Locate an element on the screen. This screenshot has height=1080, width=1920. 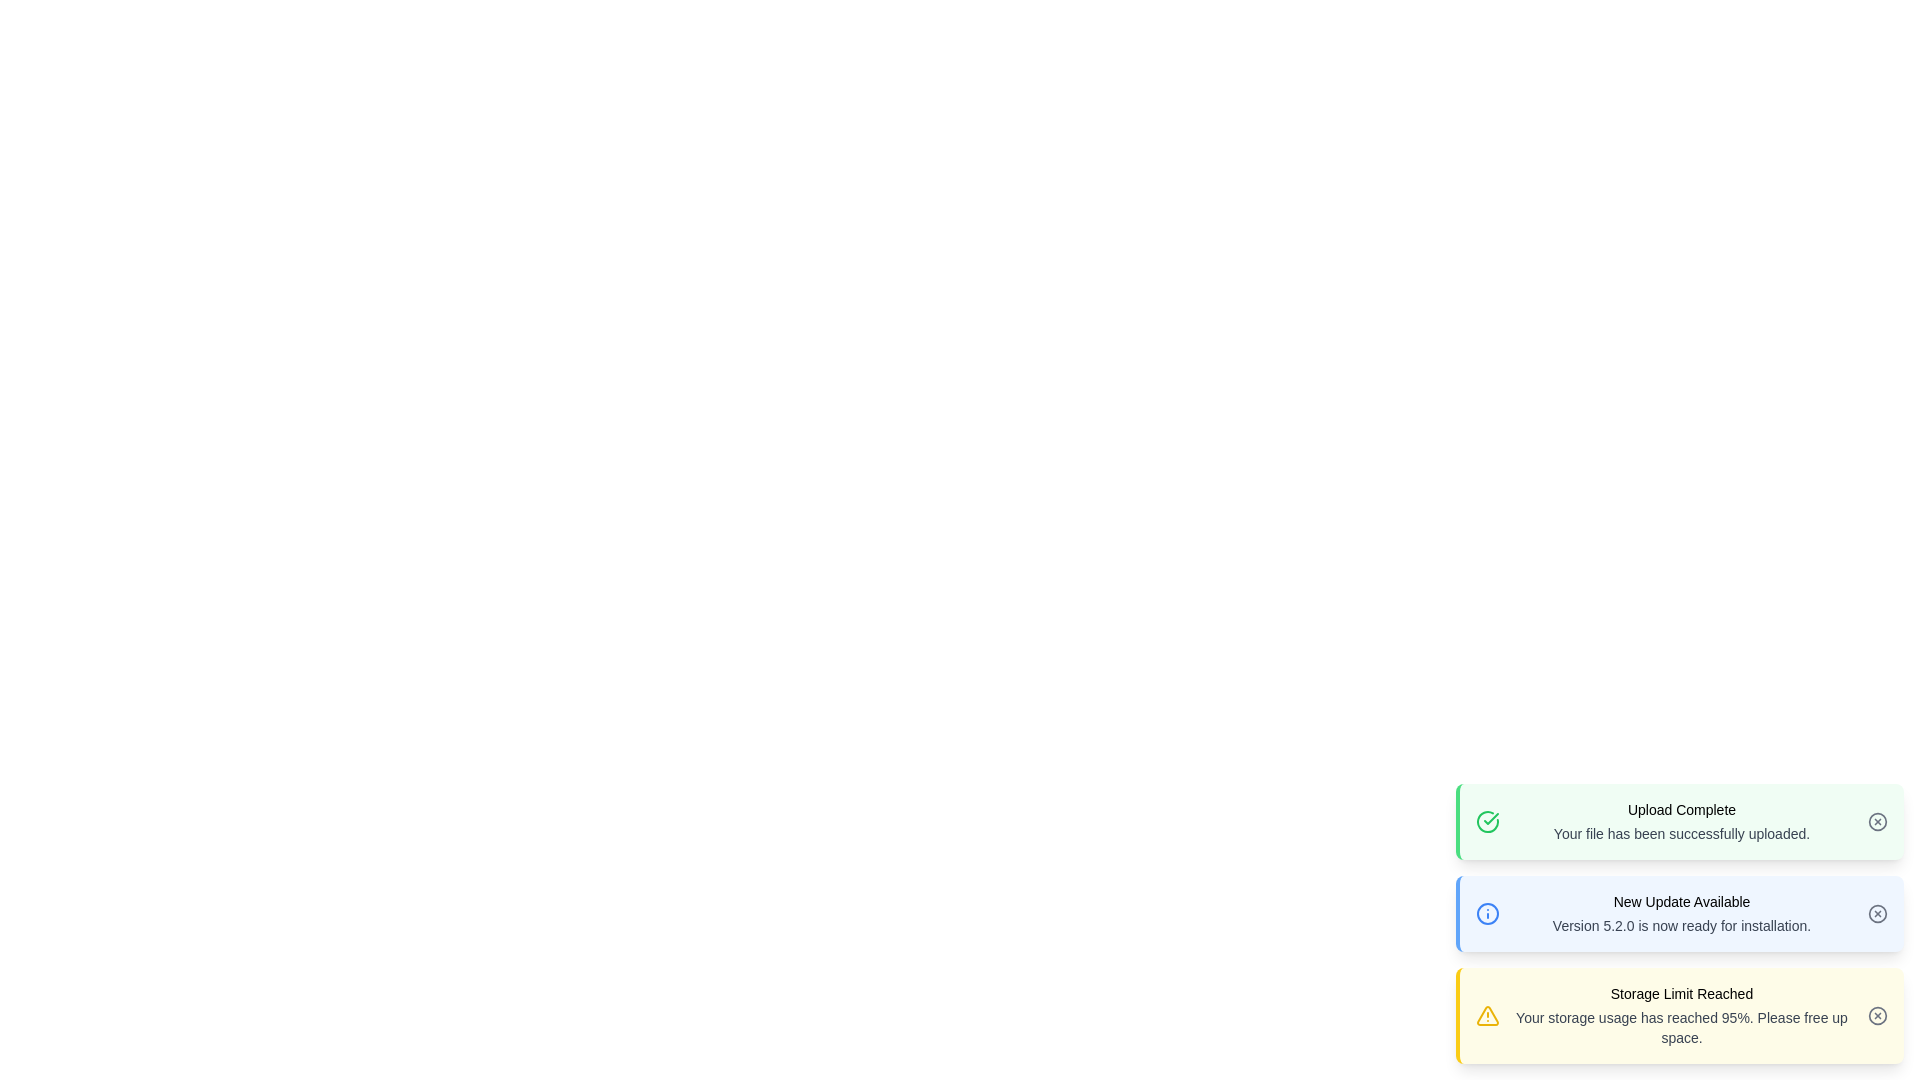
the text block that displays the message 'Your storage usage has reached 95%. Please free up space.' located within the notification card at the bottom of the interface is located at coordinates (1680, 1028).